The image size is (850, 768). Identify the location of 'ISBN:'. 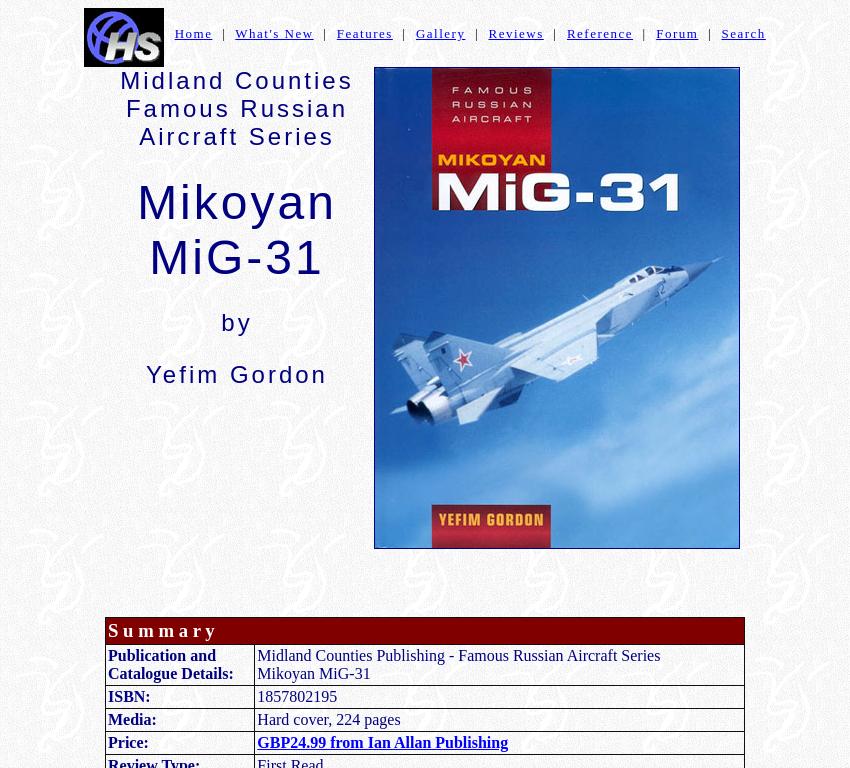
(129, 696).